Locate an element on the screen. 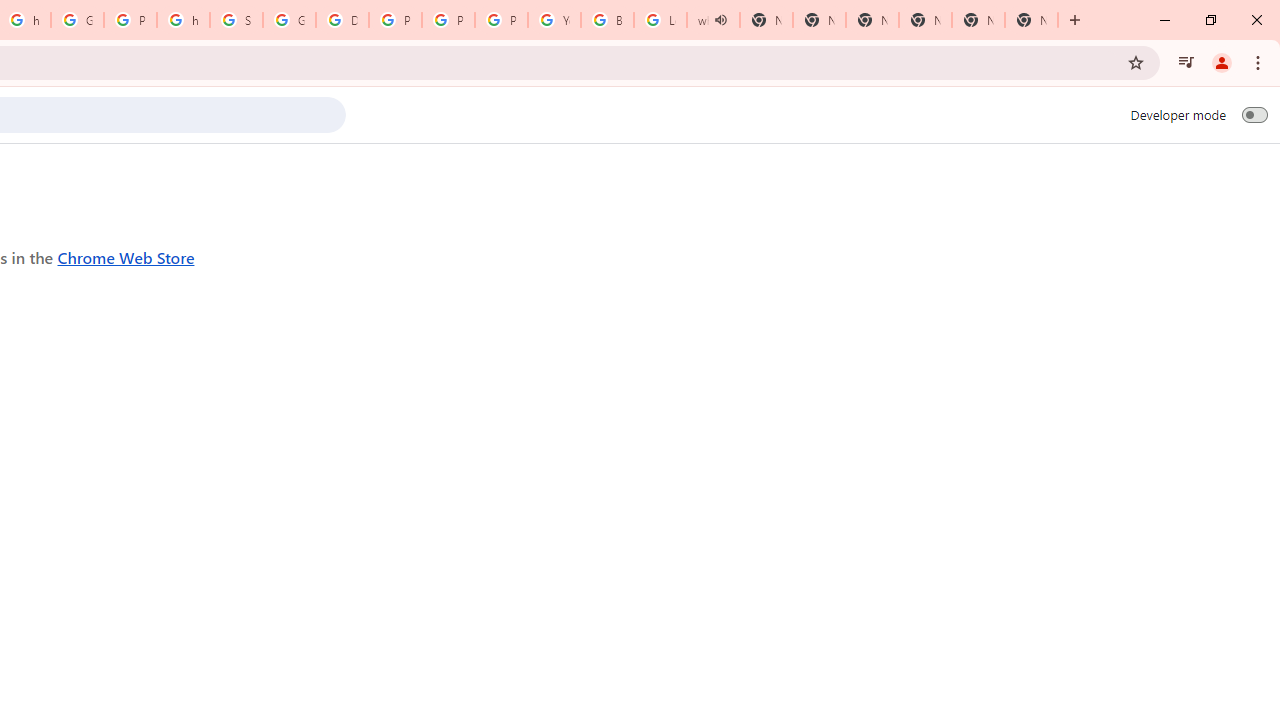 The height and width of the screenshot is (720, 1280). 'Privacy Help Center - Policies Help' is located at coordinates (395, 20).